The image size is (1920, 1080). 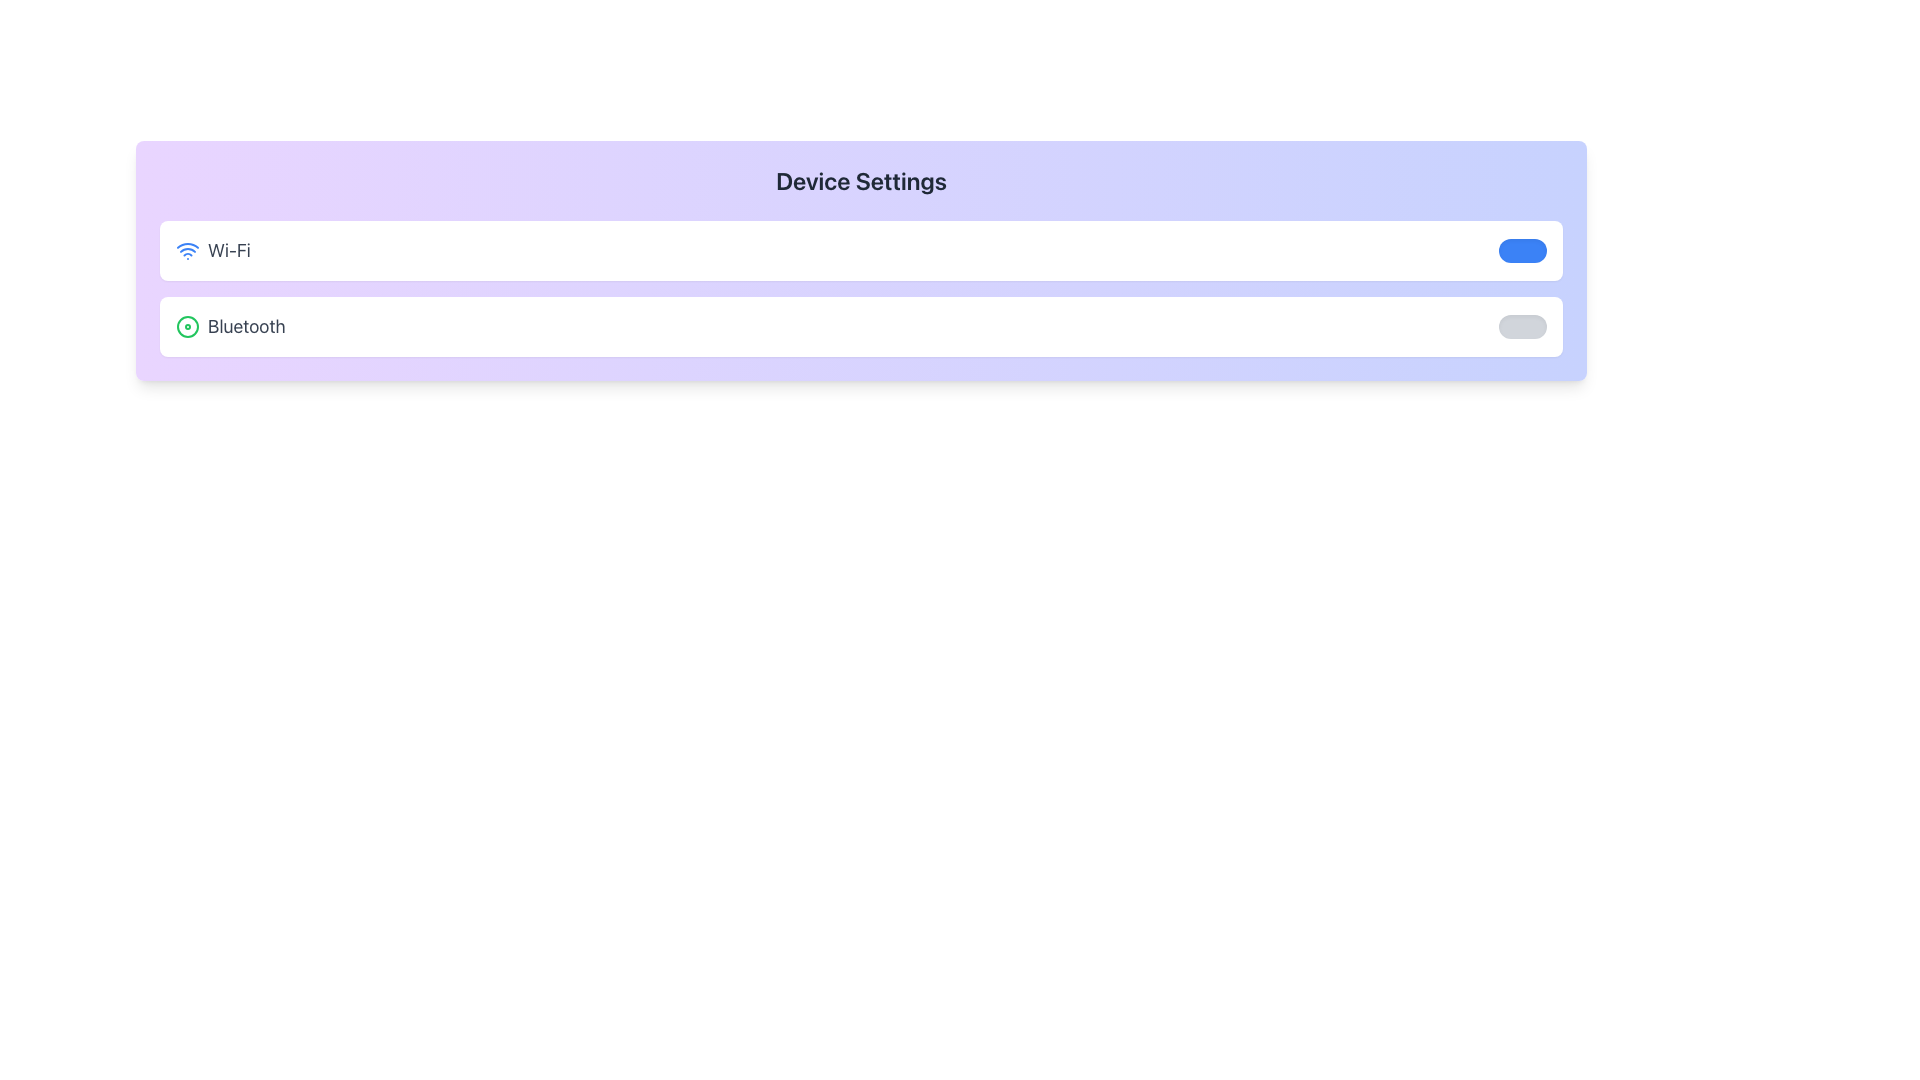 What do you see at coordinates (187, 326) in the screenshot?
I see `the Circular SVG Shape that symbolizes Bluetooth functionality, which is the larger circle located to the left of the 'Bluetooth' text` at bounding box center [187, 326].